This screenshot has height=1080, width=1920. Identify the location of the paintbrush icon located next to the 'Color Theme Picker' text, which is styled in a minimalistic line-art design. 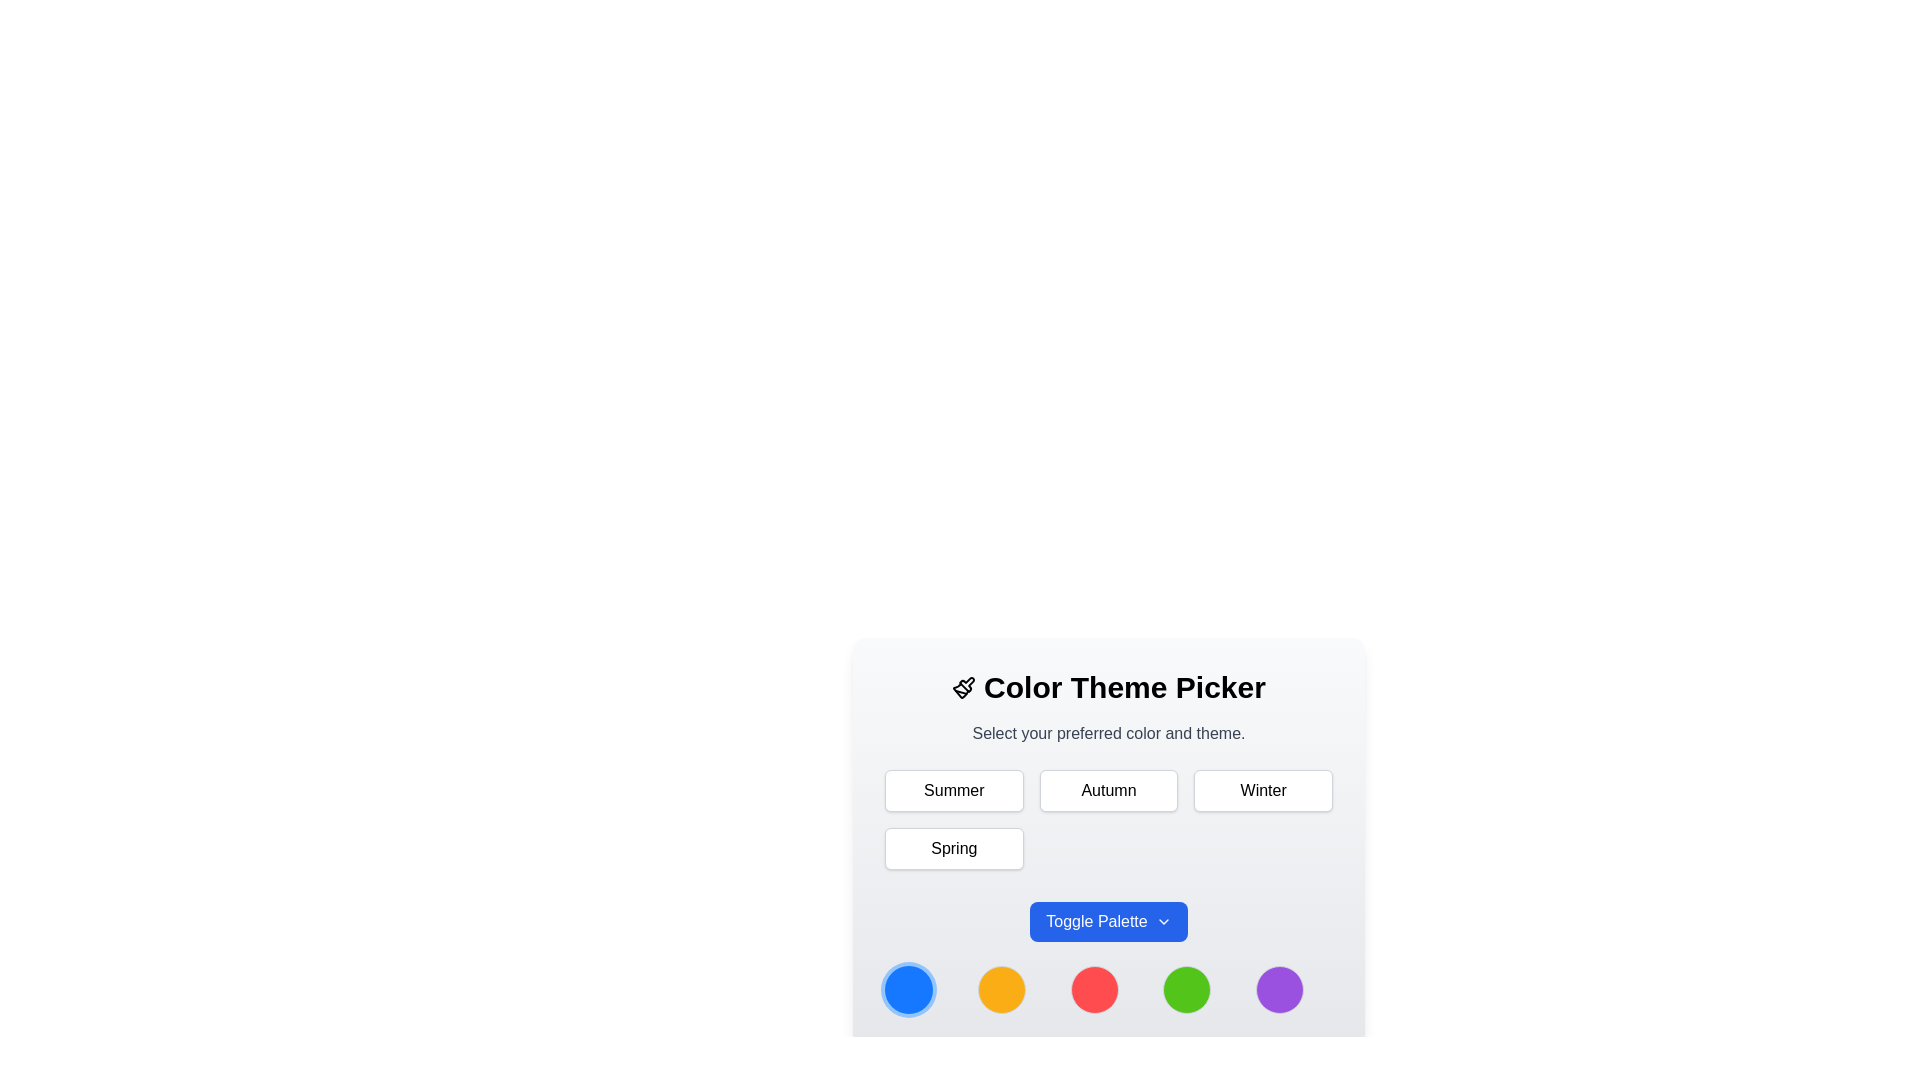
(964, 686).